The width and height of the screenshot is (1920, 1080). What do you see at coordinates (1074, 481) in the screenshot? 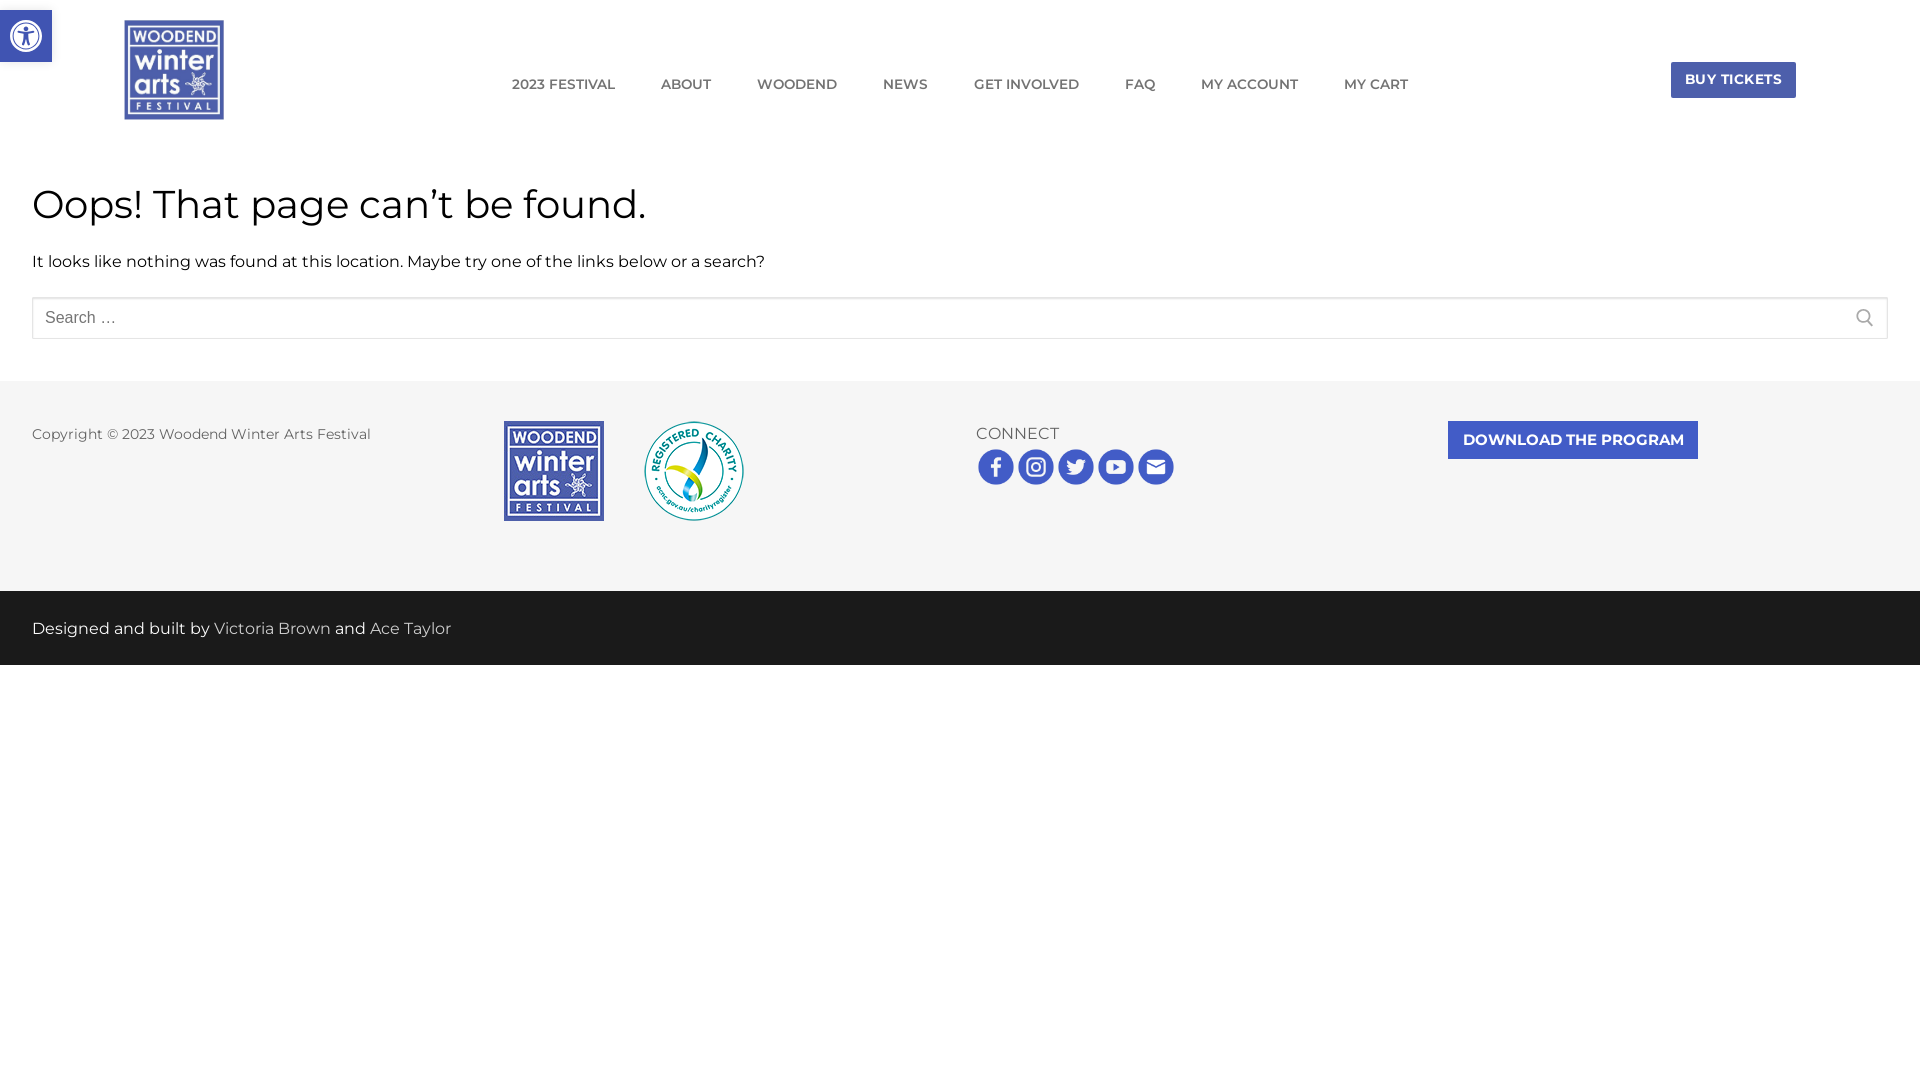
I see `'Twitter'` at bounding box center [1074, 481].